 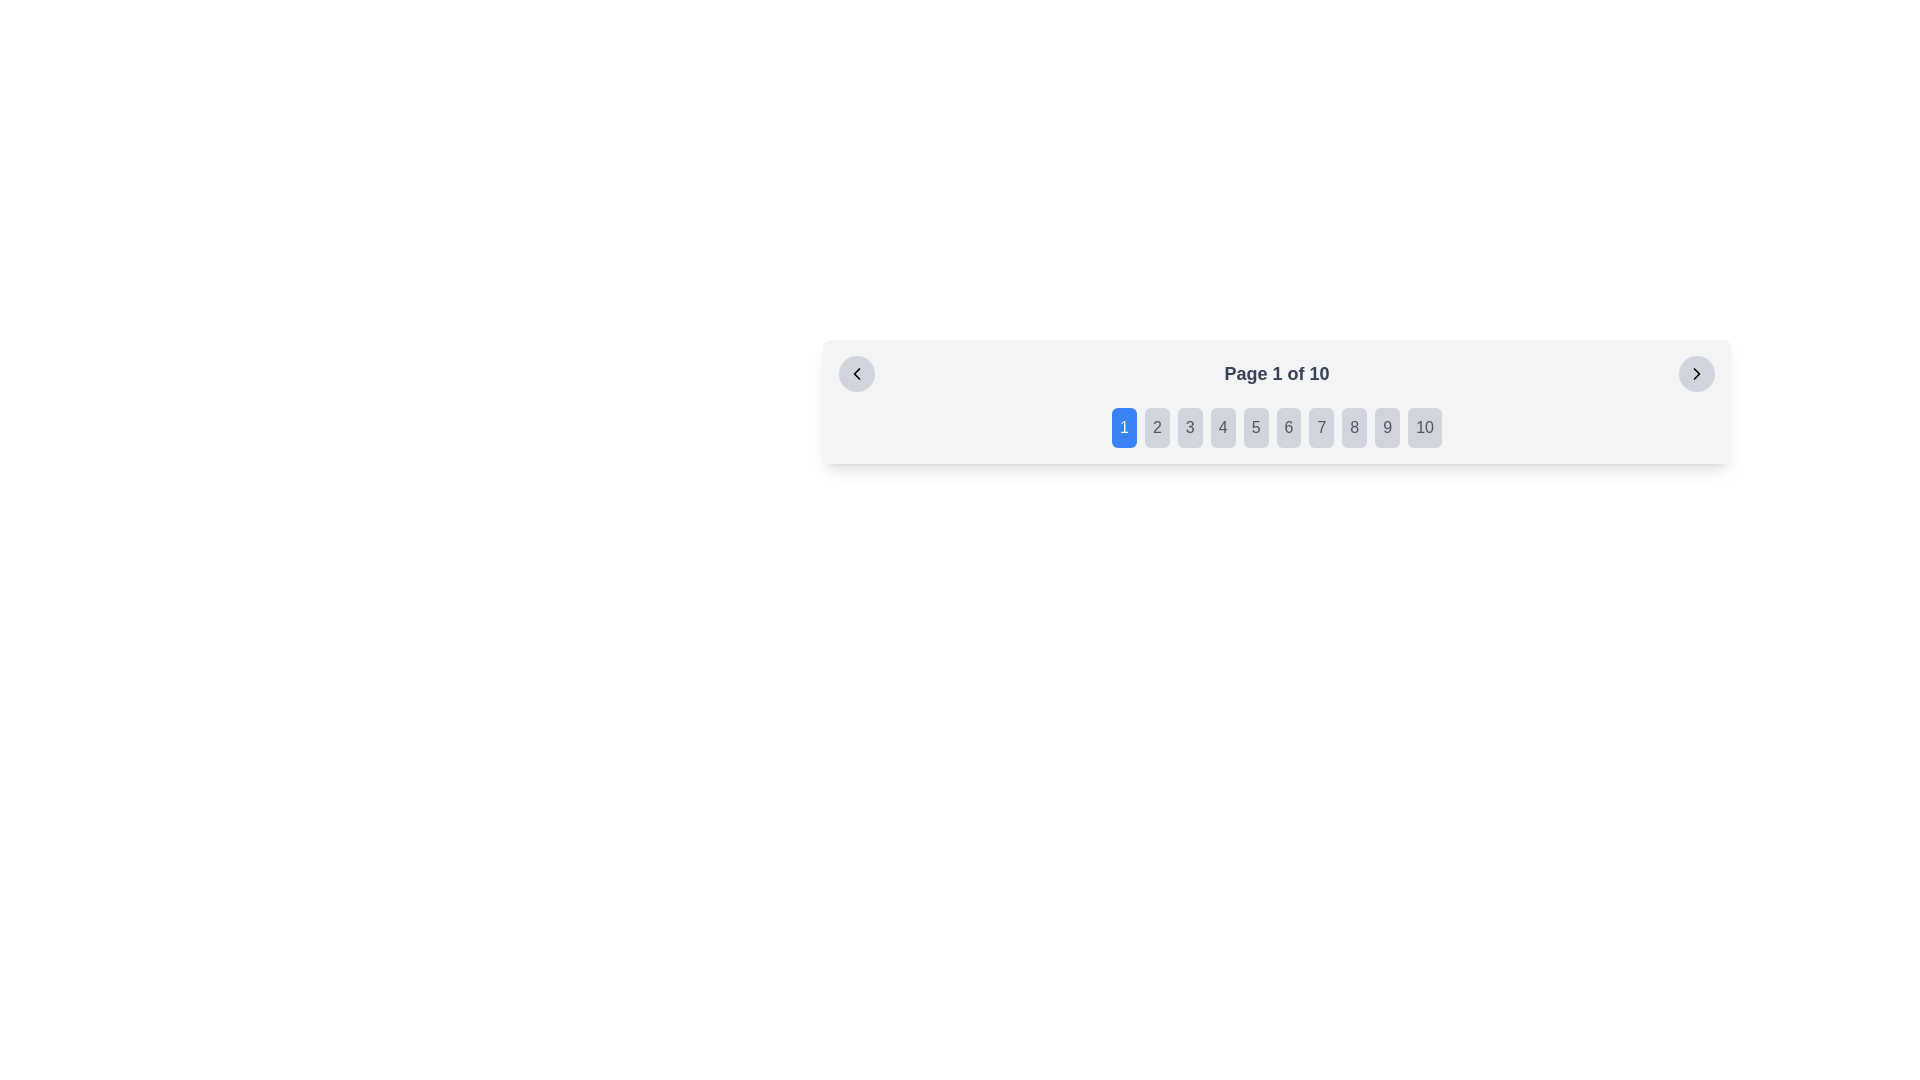 What do you see at coordinates (1386, 427) in the screenshot?
I see `the button labeled '9' with a gray background` at bounding box center [1386, 427].